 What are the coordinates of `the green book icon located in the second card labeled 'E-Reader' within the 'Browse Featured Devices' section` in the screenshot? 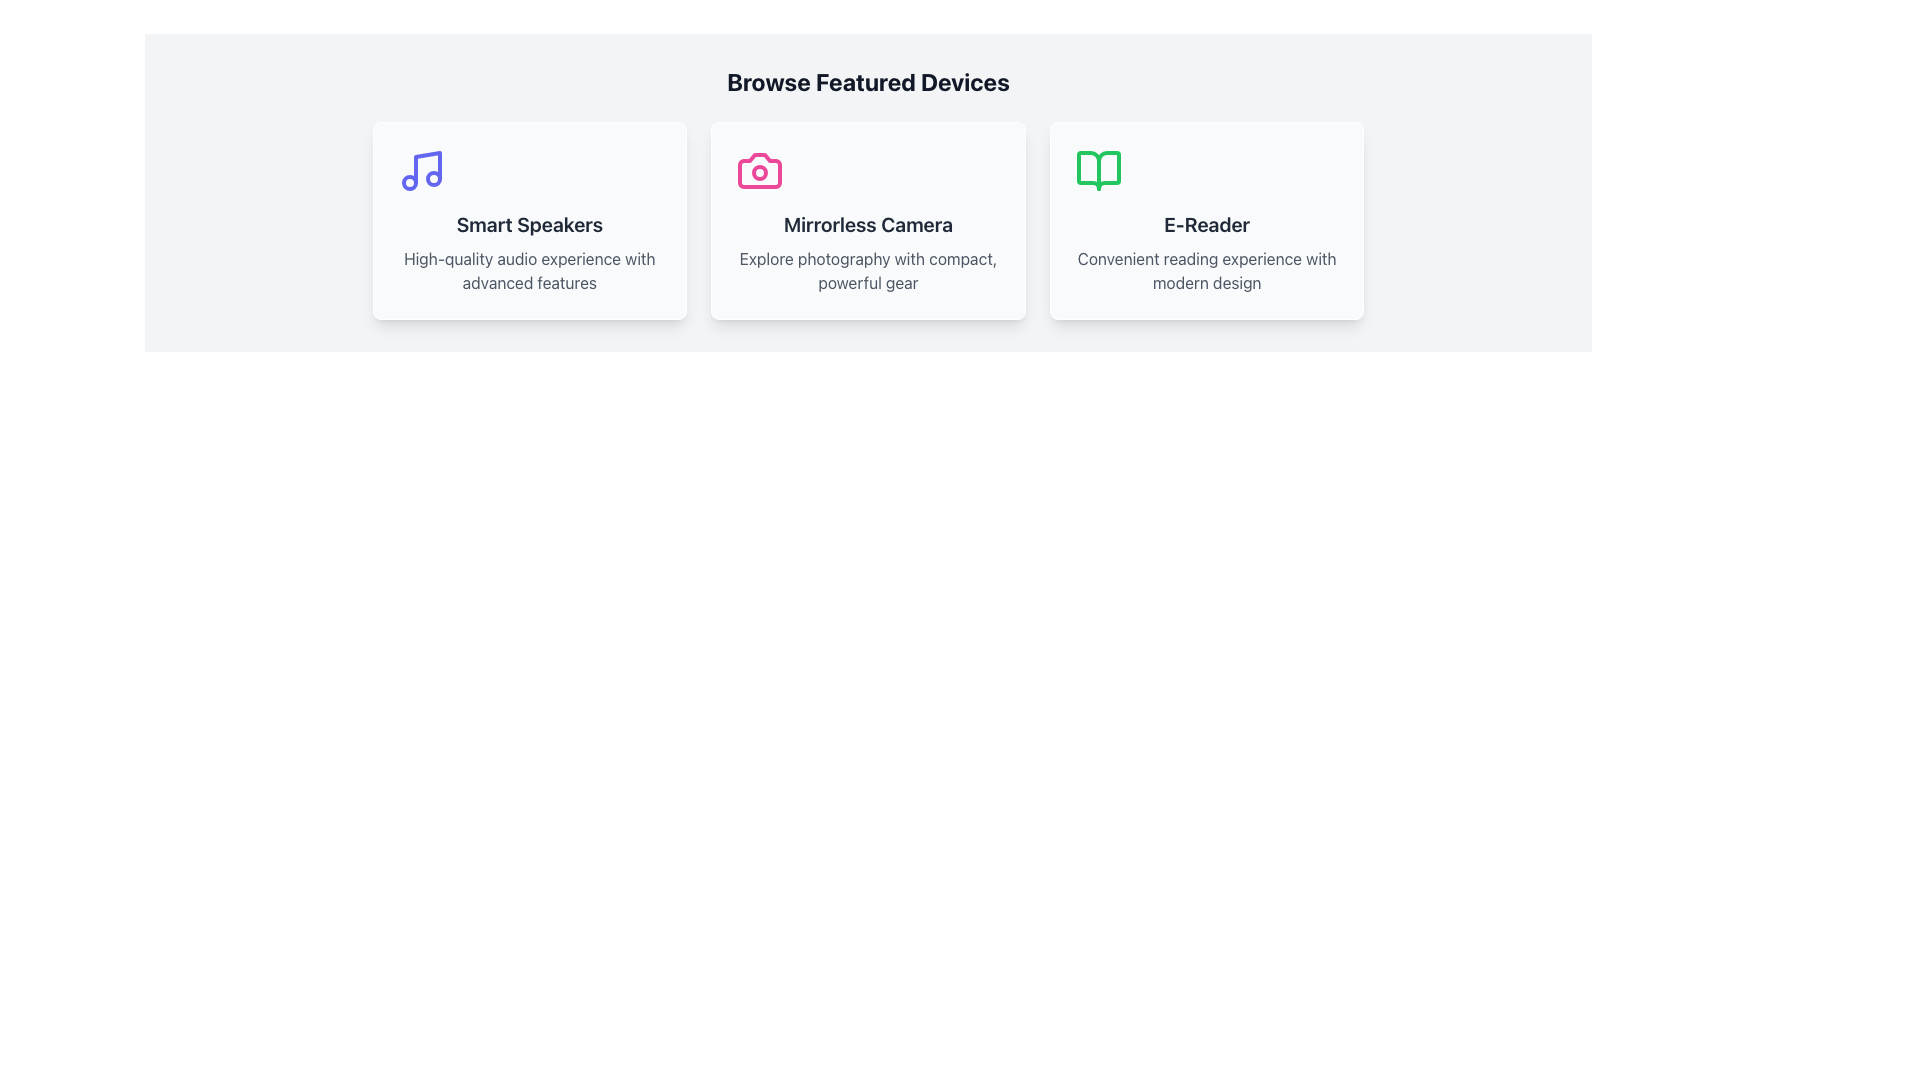 It's located at (1097, 169).